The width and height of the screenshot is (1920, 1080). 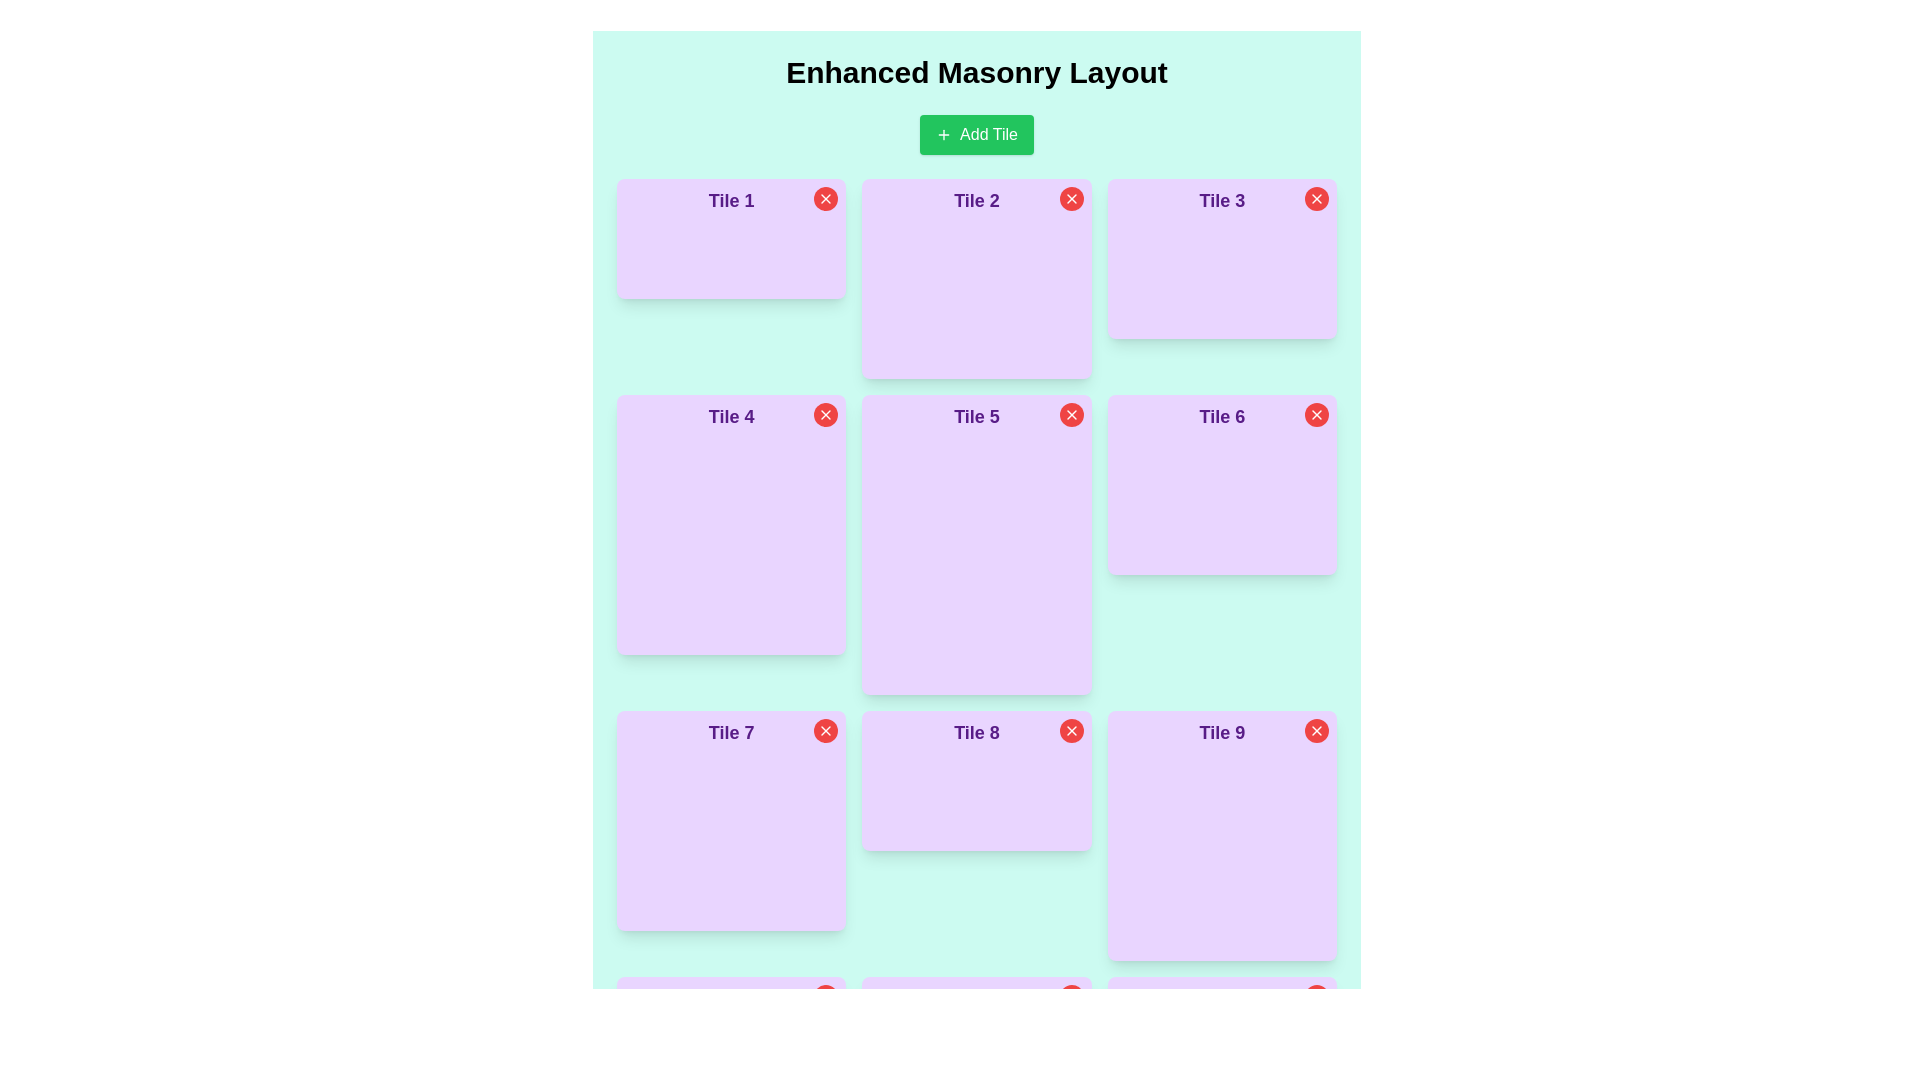 What do you see at coordinates (1070, 731) in the screenshot?
I see `the small circular button with a red background and a white 'X' icon located in the top-right corner of 'Tile 8'` at bounding box center [1070, 731].